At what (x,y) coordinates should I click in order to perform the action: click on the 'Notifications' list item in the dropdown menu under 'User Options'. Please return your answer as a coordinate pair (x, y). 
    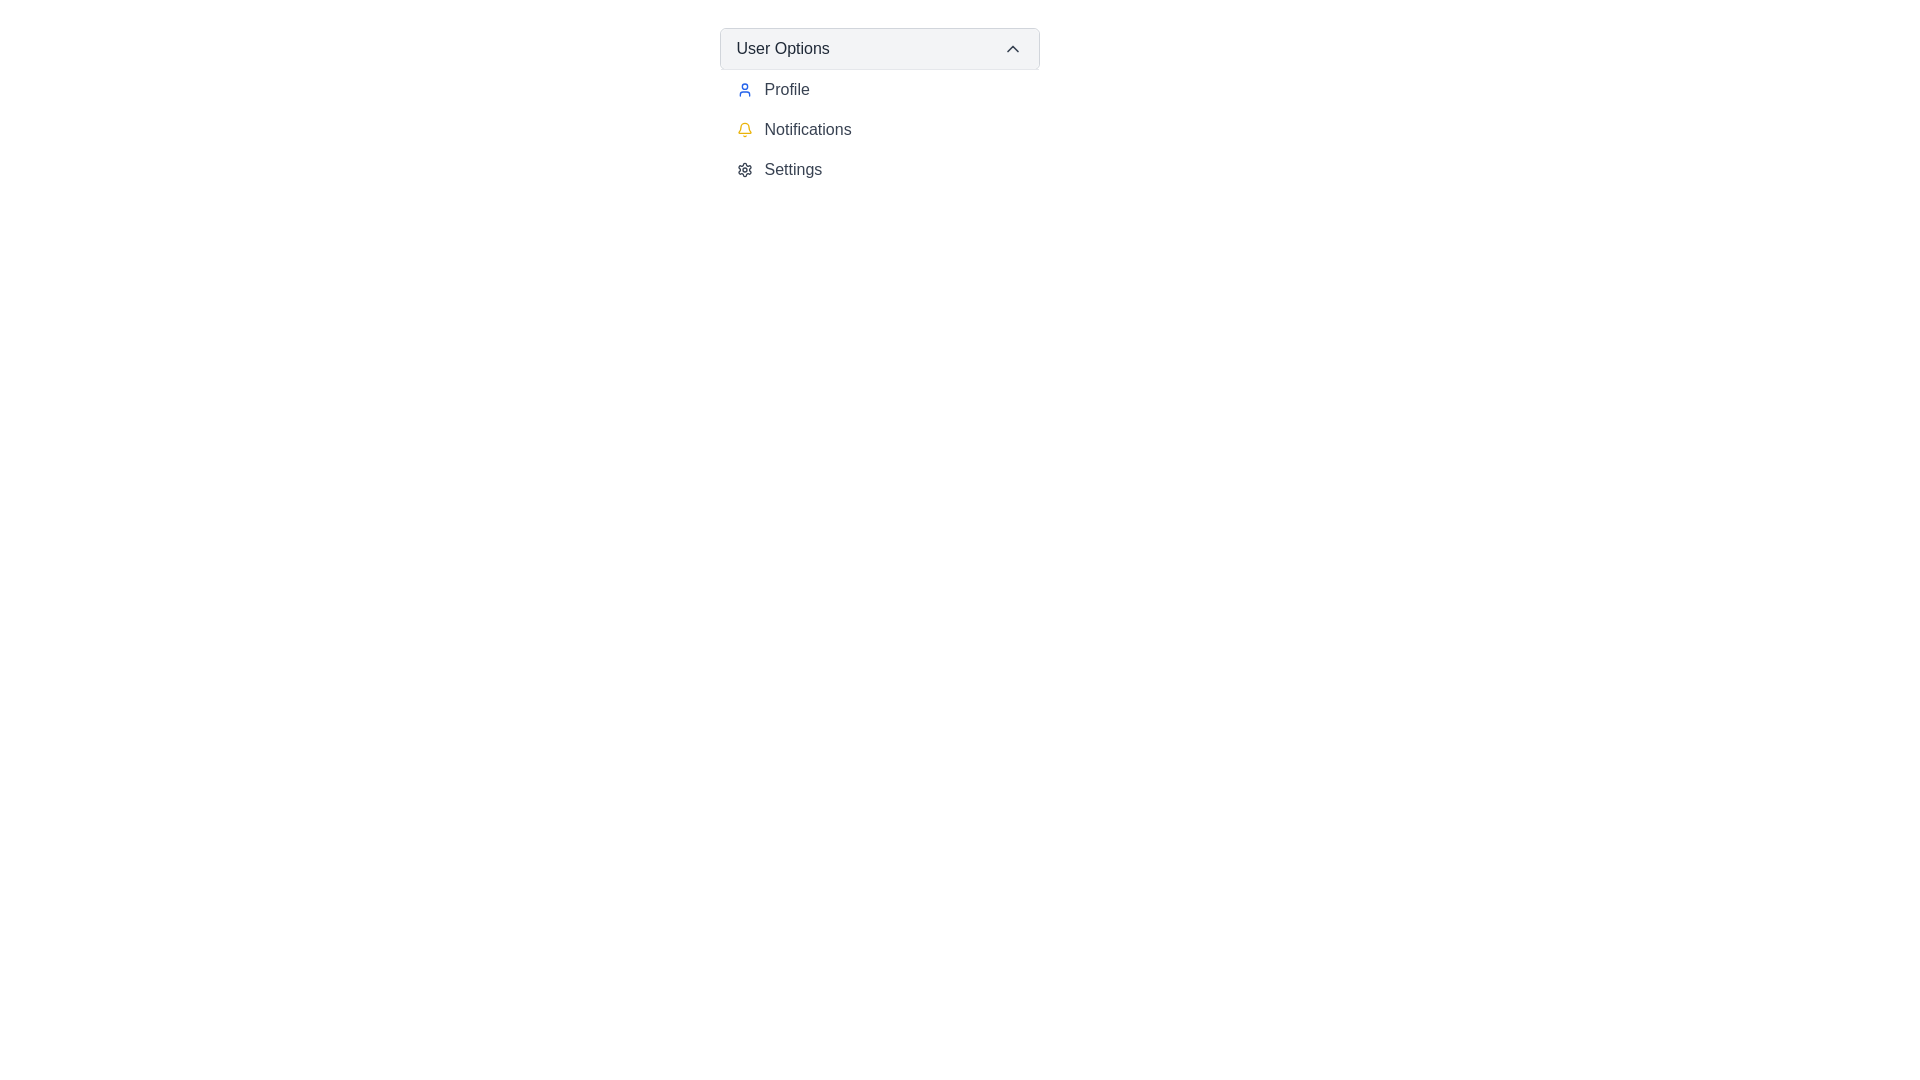
    Looking at the image, I should click on (879, 130).